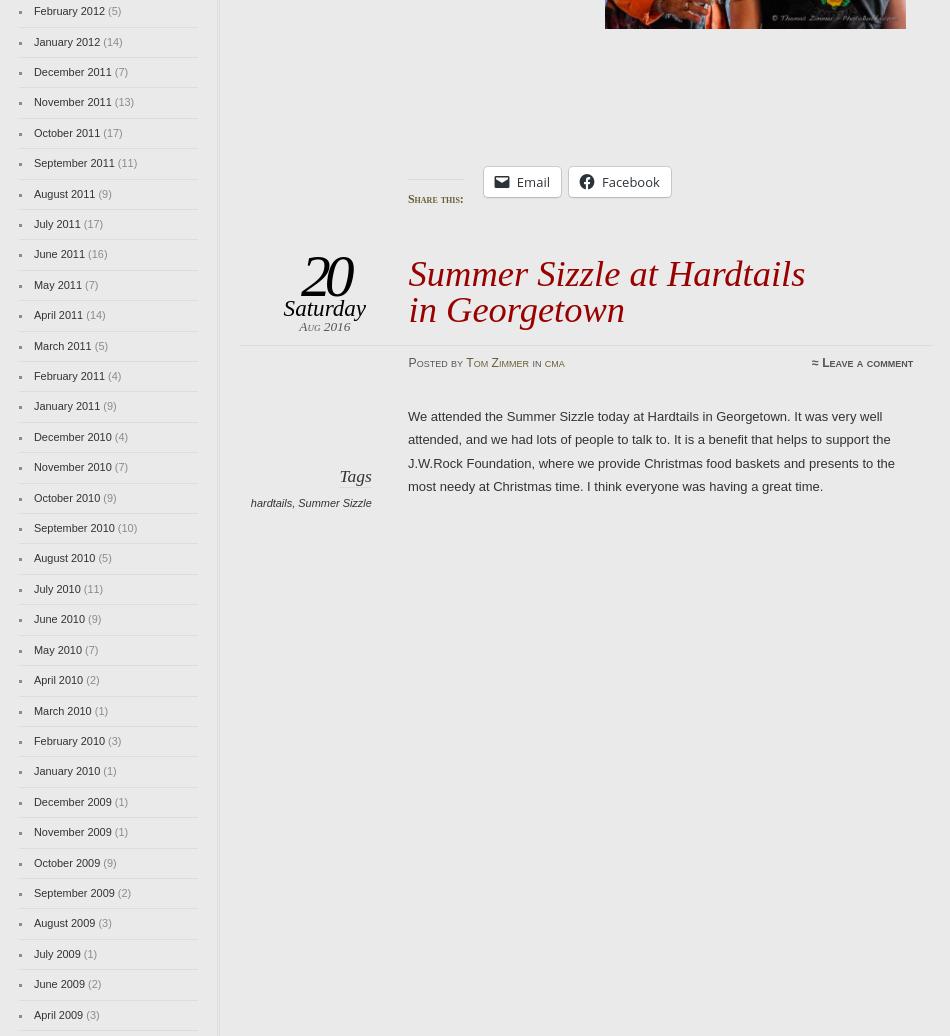  What do you see at coordinates (66, 496) in the screenshot?
I see `'October 2010'` at bounding box center [66, 496].